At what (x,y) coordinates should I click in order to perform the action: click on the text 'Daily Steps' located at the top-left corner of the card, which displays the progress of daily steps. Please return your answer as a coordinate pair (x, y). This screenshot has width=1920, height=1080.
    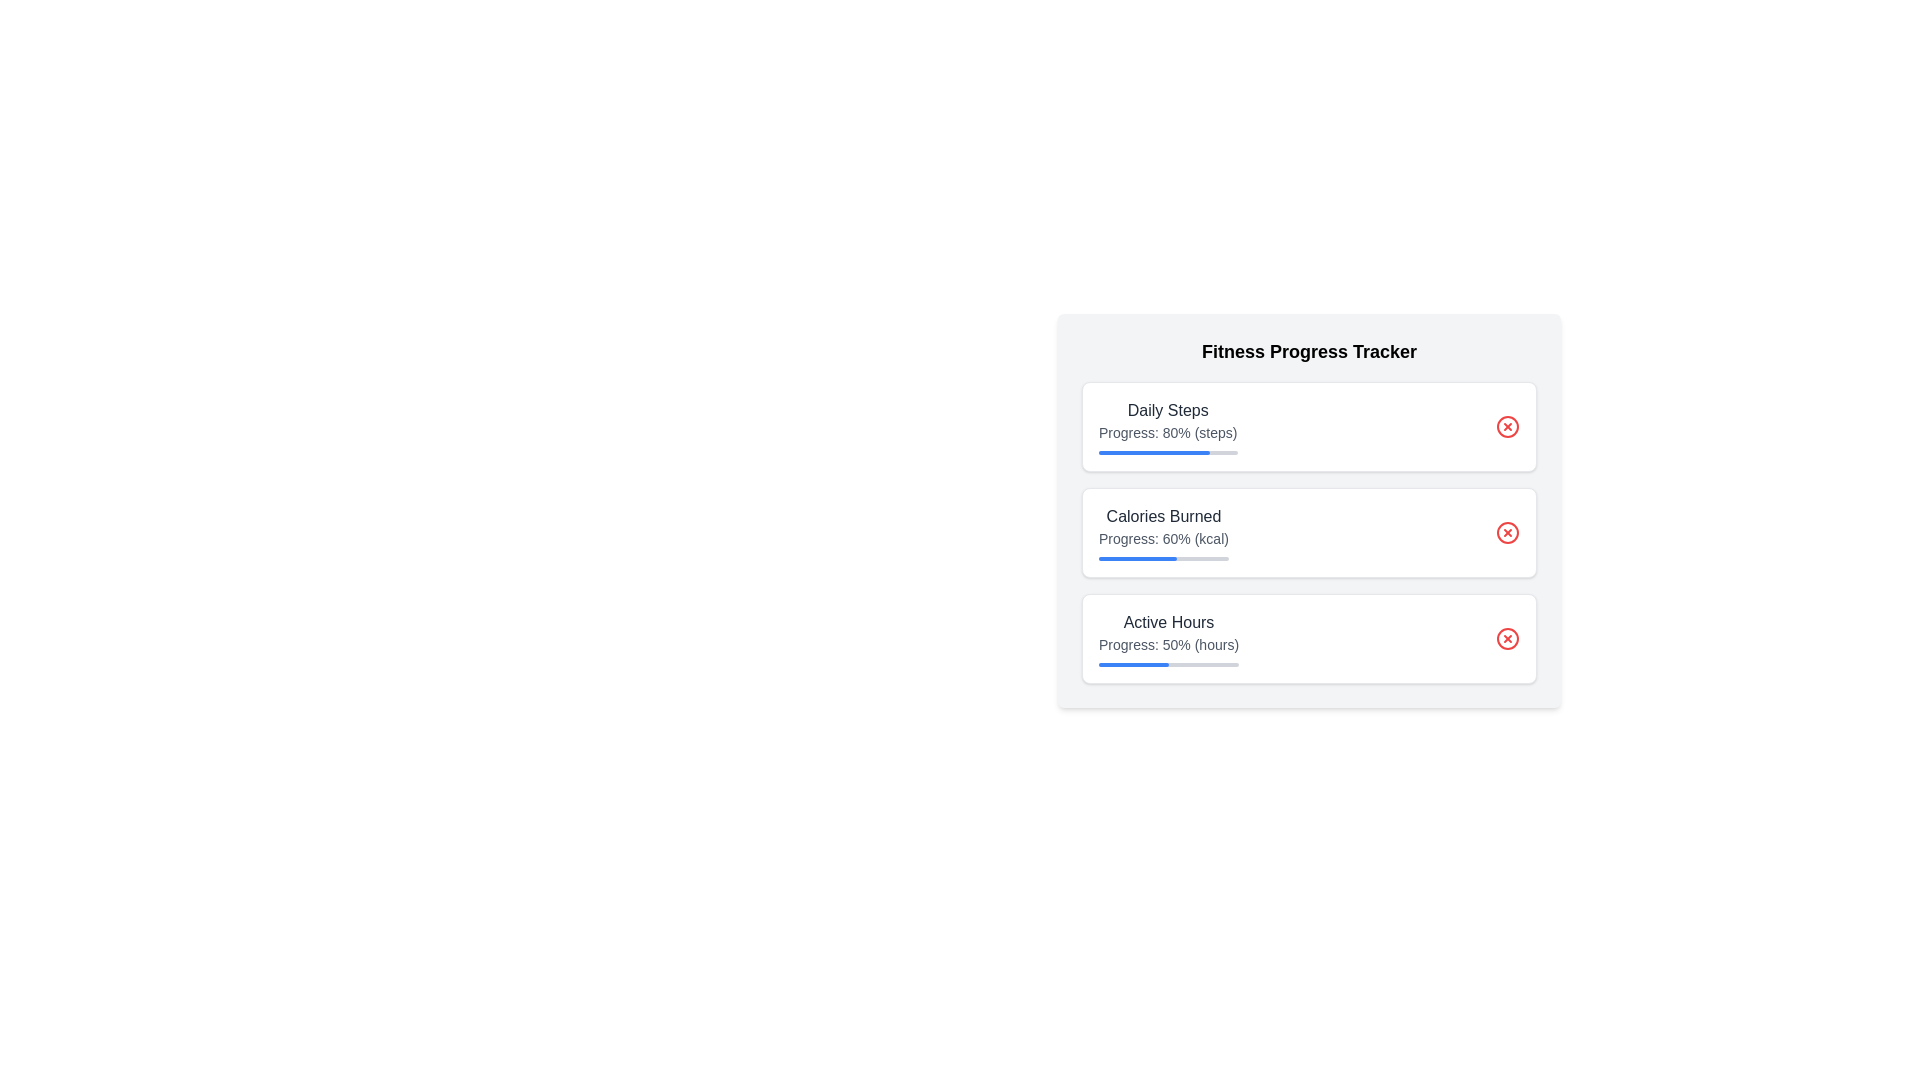
    Looking at the image, I should click on (1168, 410).